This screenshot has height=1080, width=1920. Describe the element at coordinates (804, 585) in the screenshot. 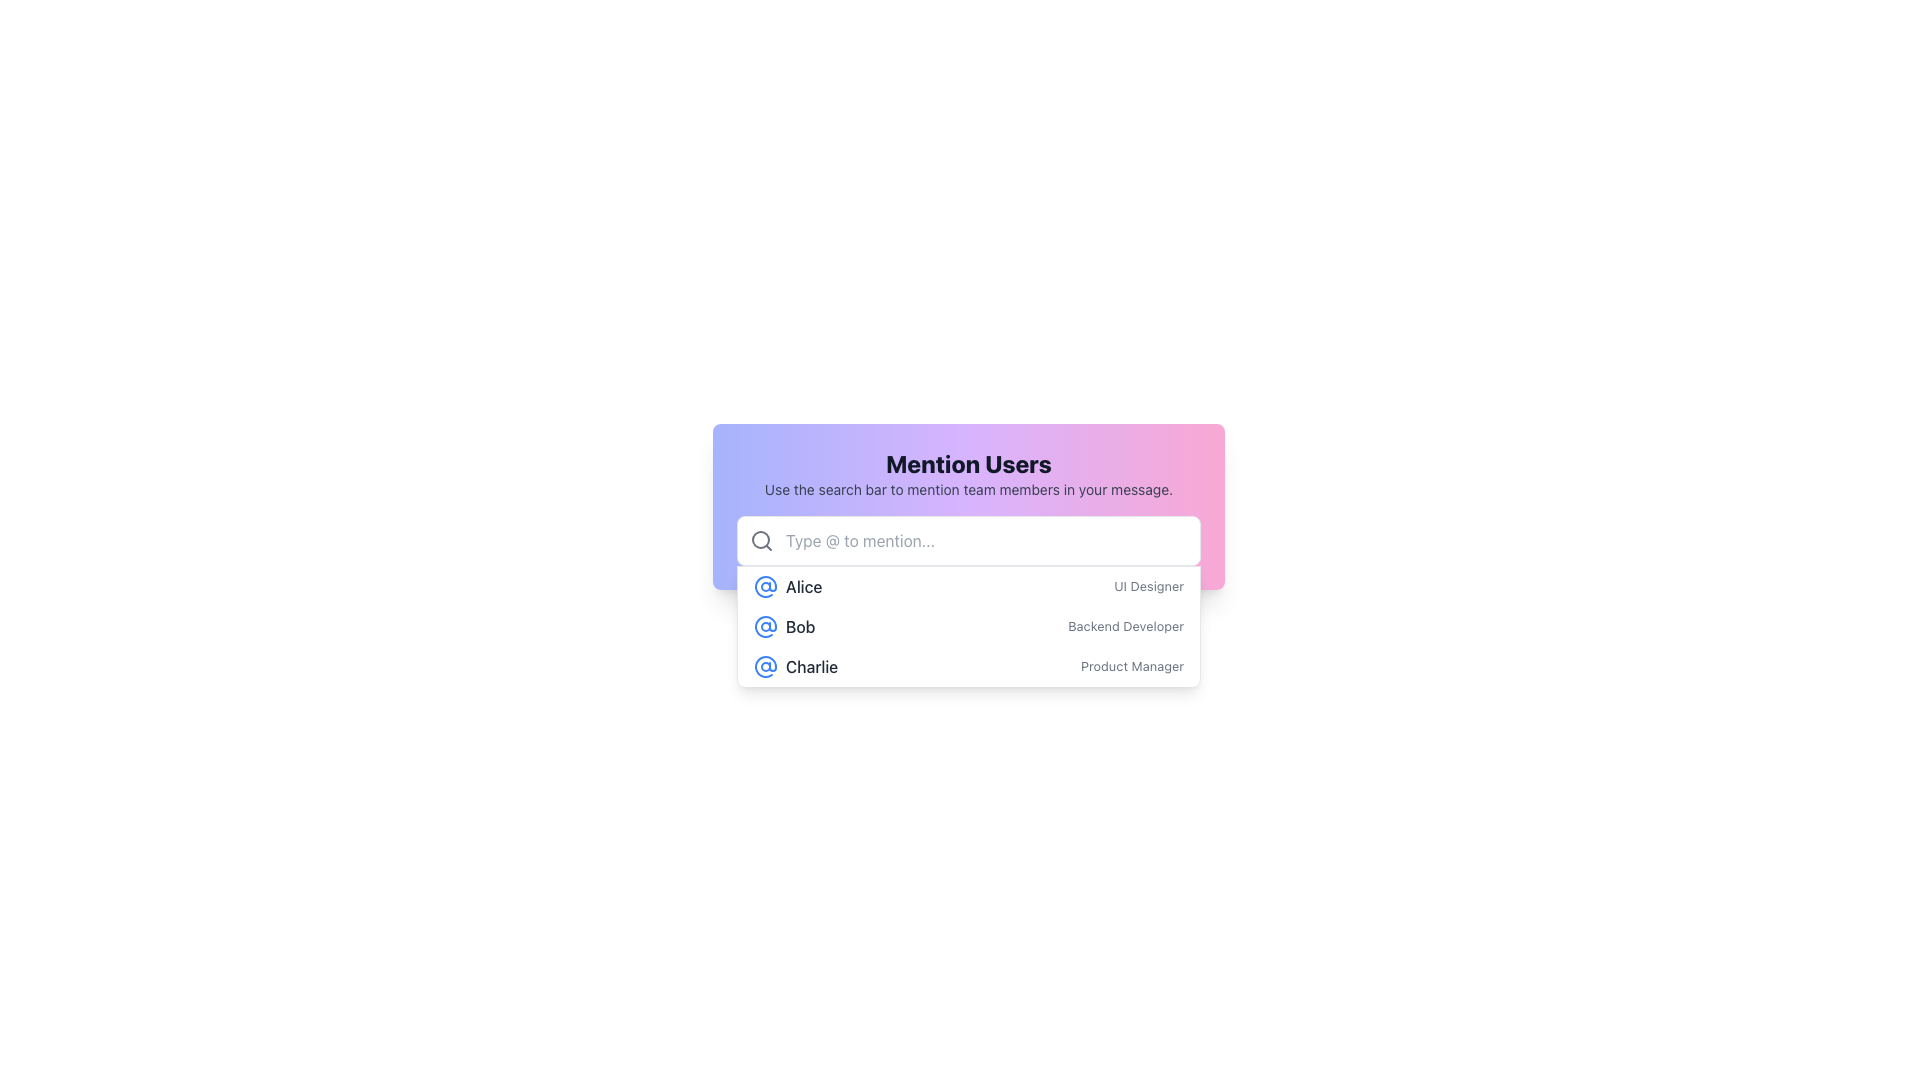

I see `the text label displaying 'Alice'` at that location.